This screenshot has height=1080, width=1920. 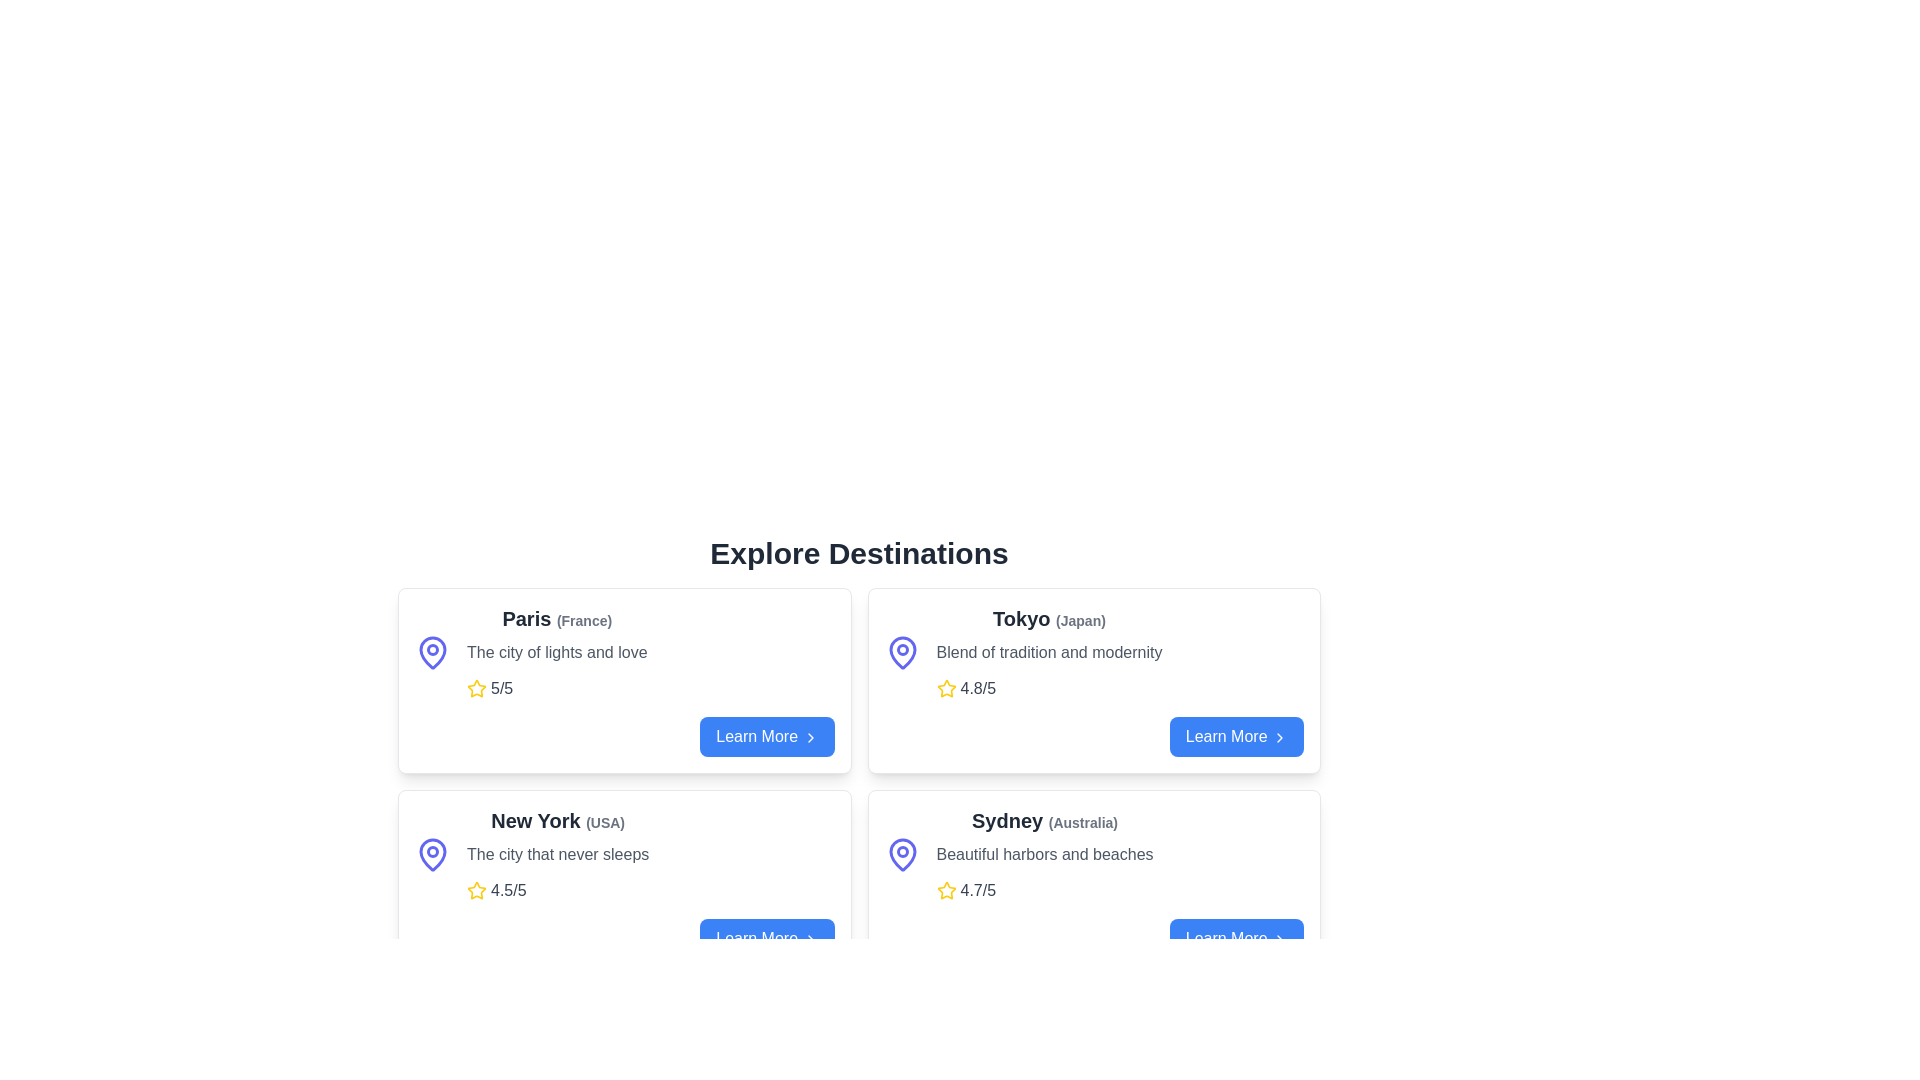 What do you see at coordinates (1048, 652) in the screenshot?
I see `the Text display block that shows the title 'Tokyo (Japan)', subtitle 'Blend of tradition and modernity', and rating '4.8/5'` at bounding box center [1048, 652].